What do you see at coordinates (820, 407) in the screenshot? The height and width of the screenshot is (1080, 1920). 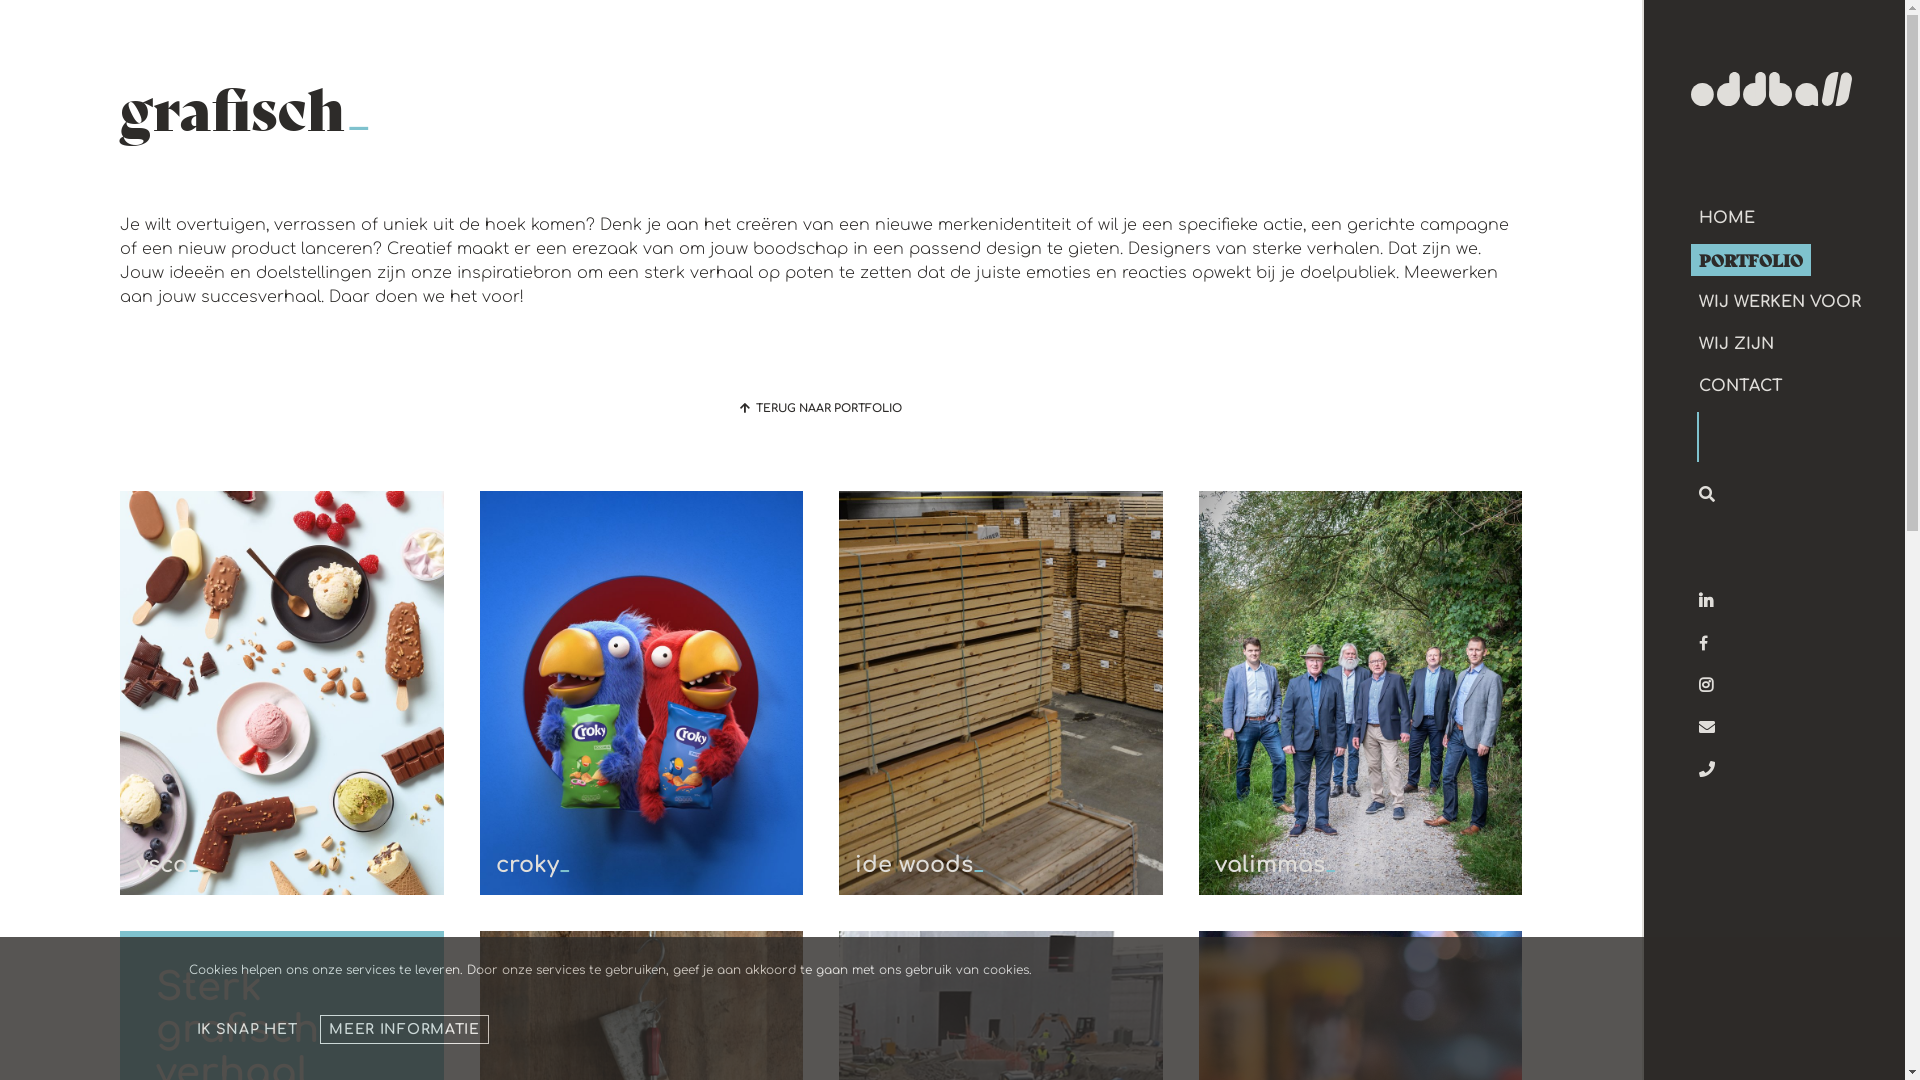 I see `'TERUG NAAR PORTFOLIO'` at bounding box center [820, 407].